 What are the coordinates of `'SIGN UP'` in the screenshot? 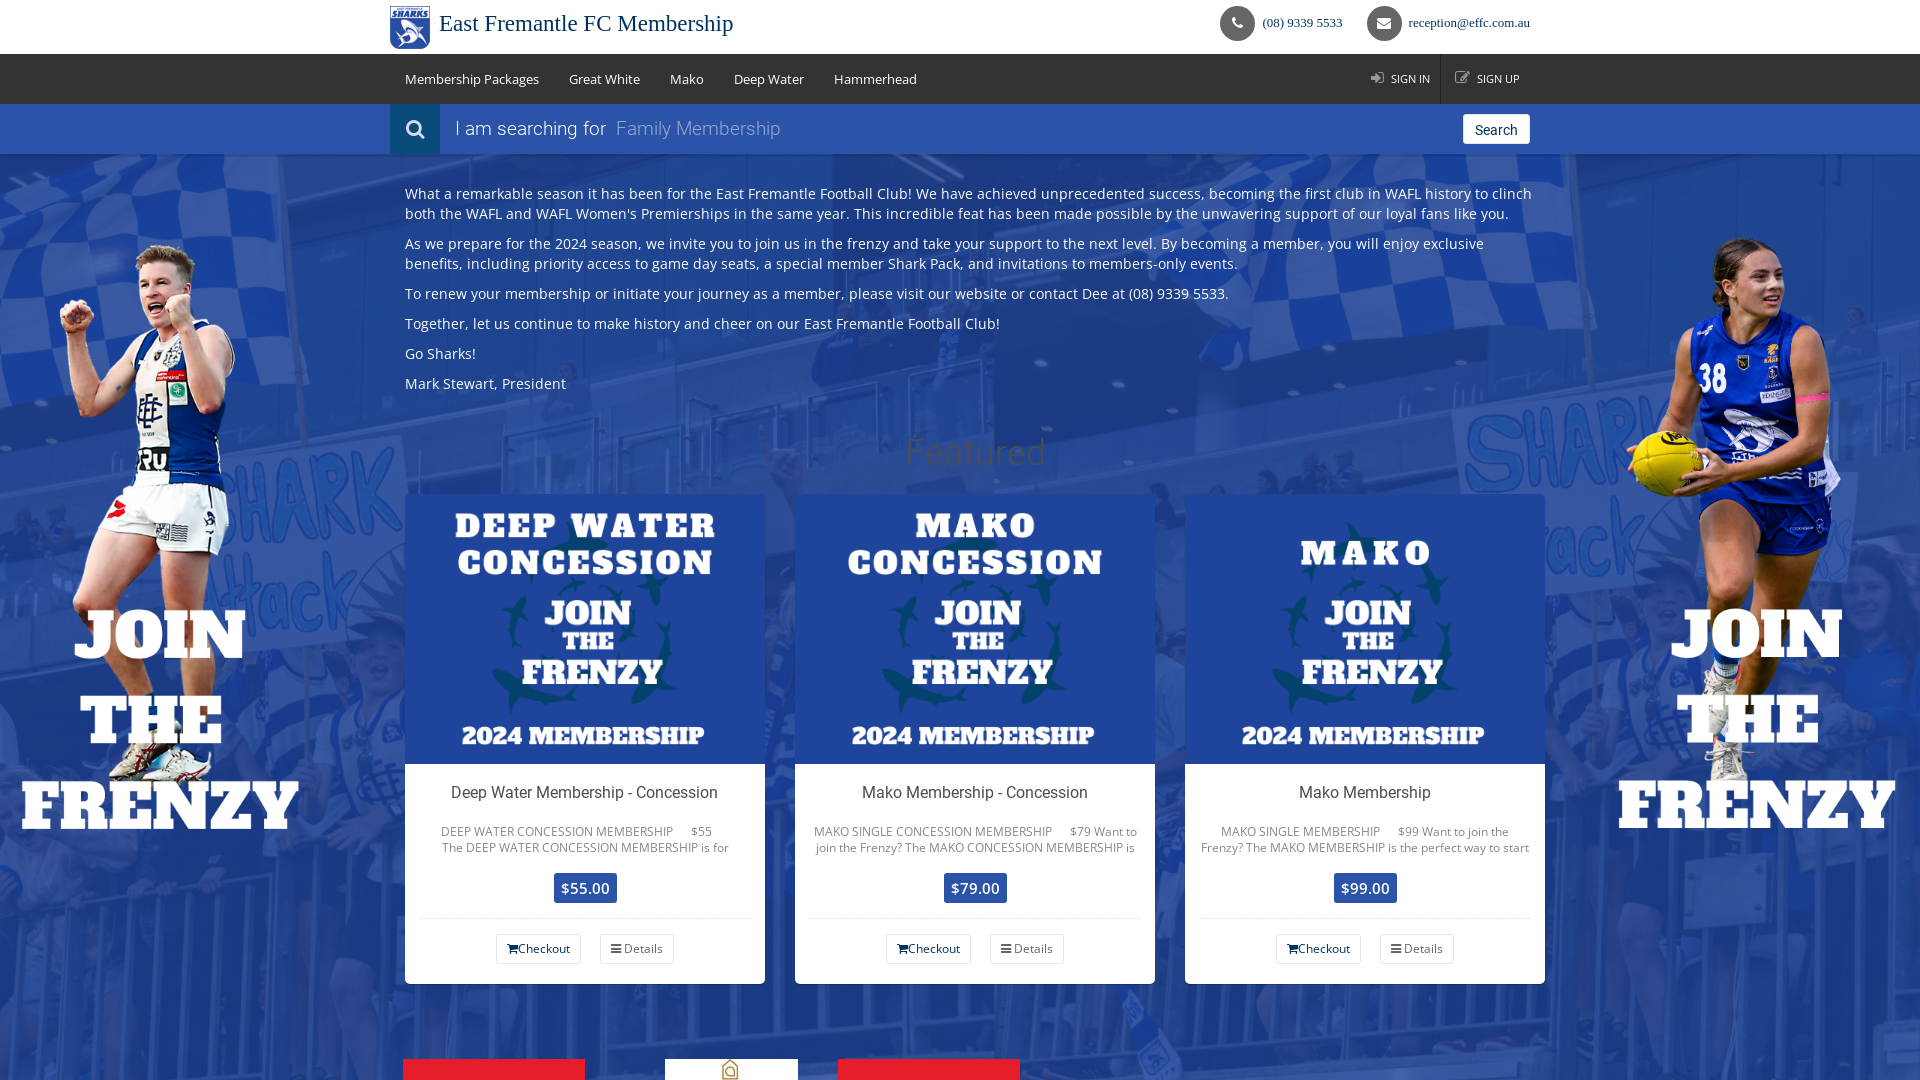 It's located at (1487, 77).